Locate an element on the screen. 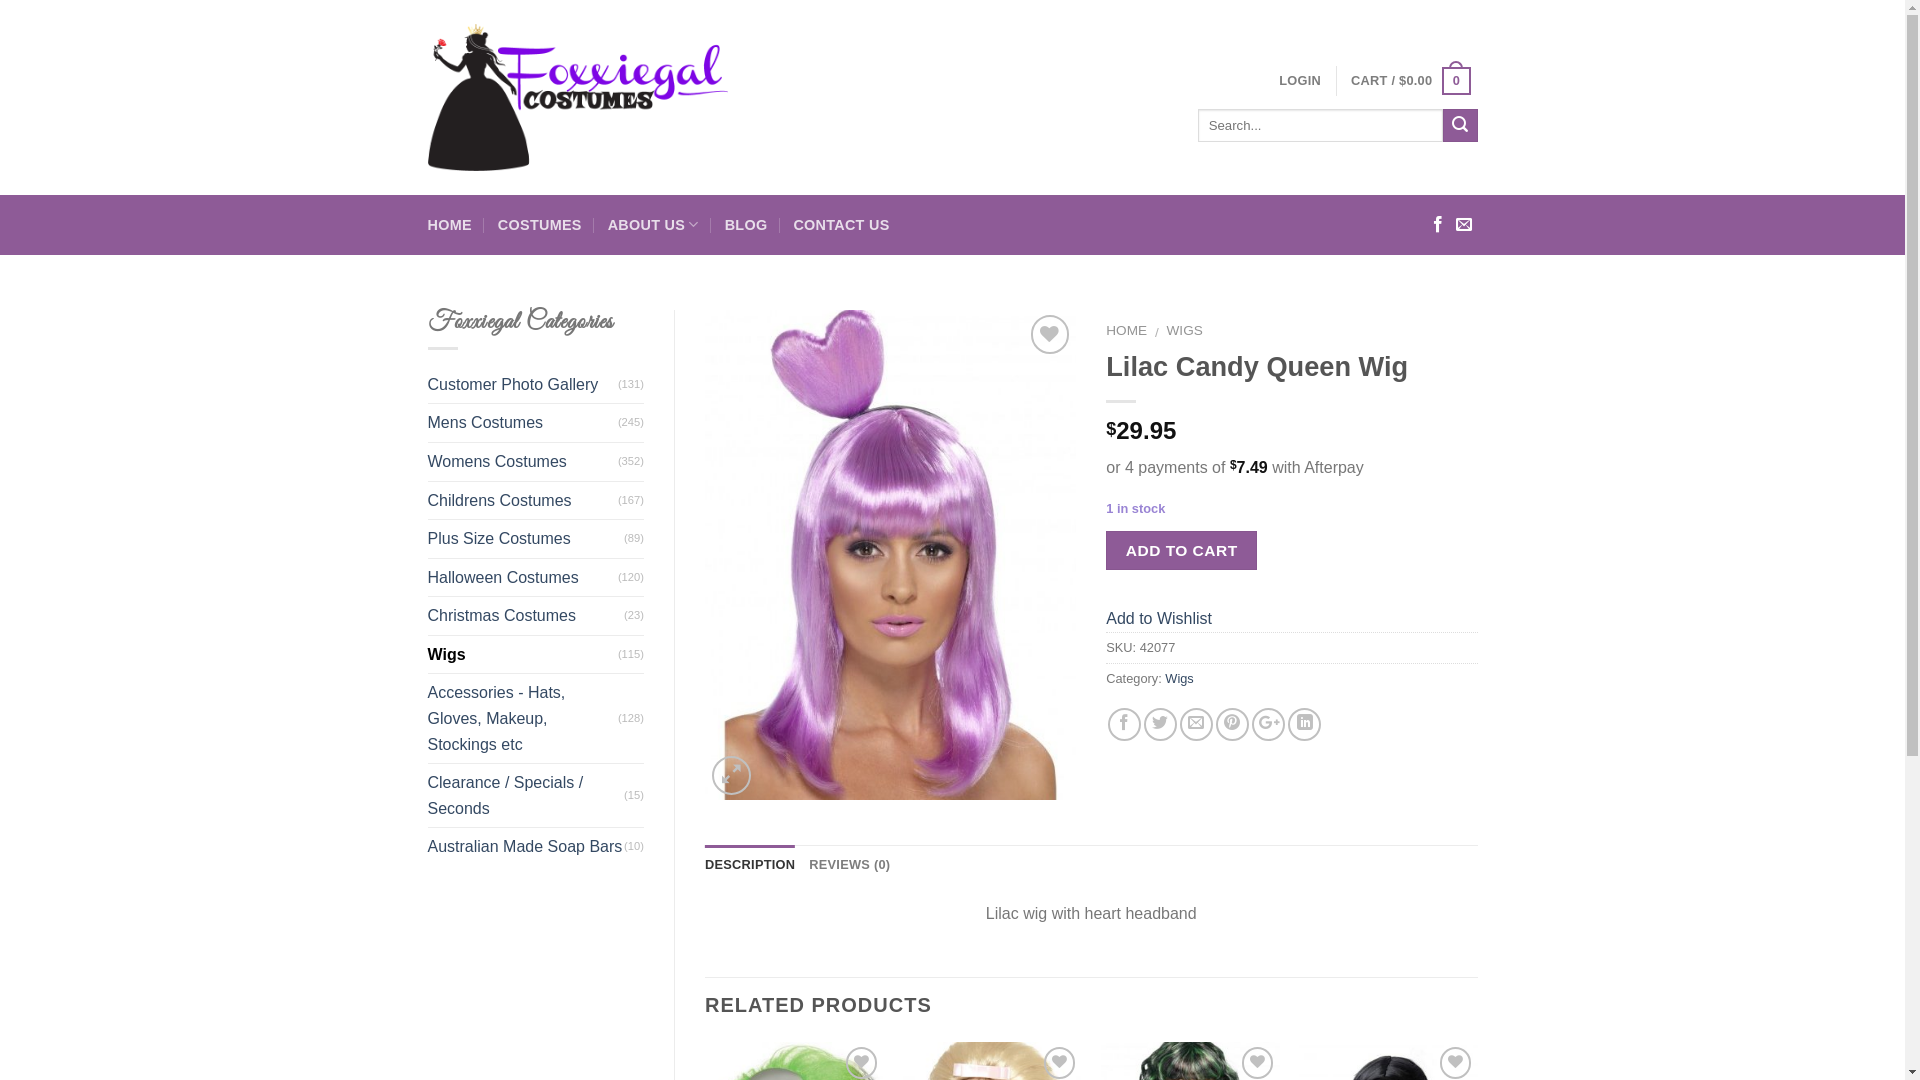 The width and height of the screenshot is (1920, 1080). 'Christmas Costumes' is located at coordinates (526, 615).